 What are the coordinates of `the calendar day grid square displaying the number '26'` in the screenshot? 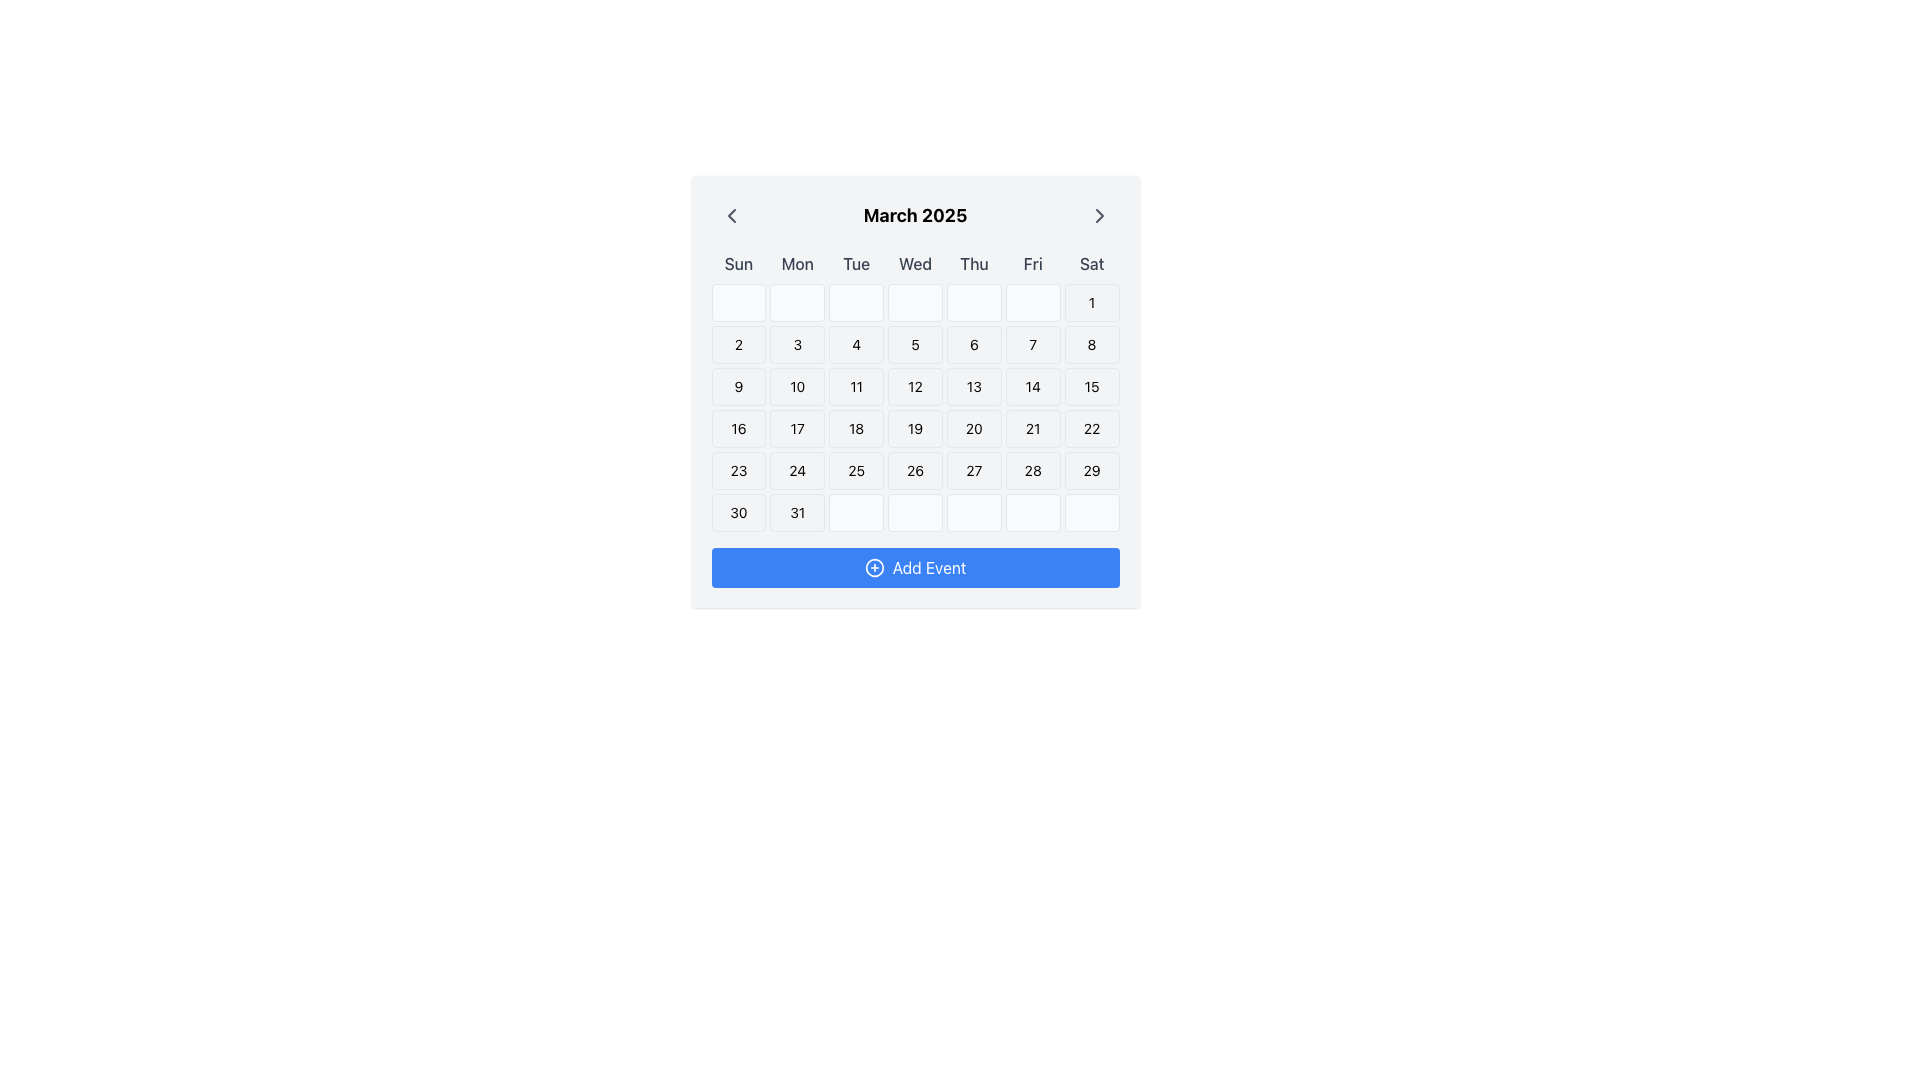 It's located at (914, 470).